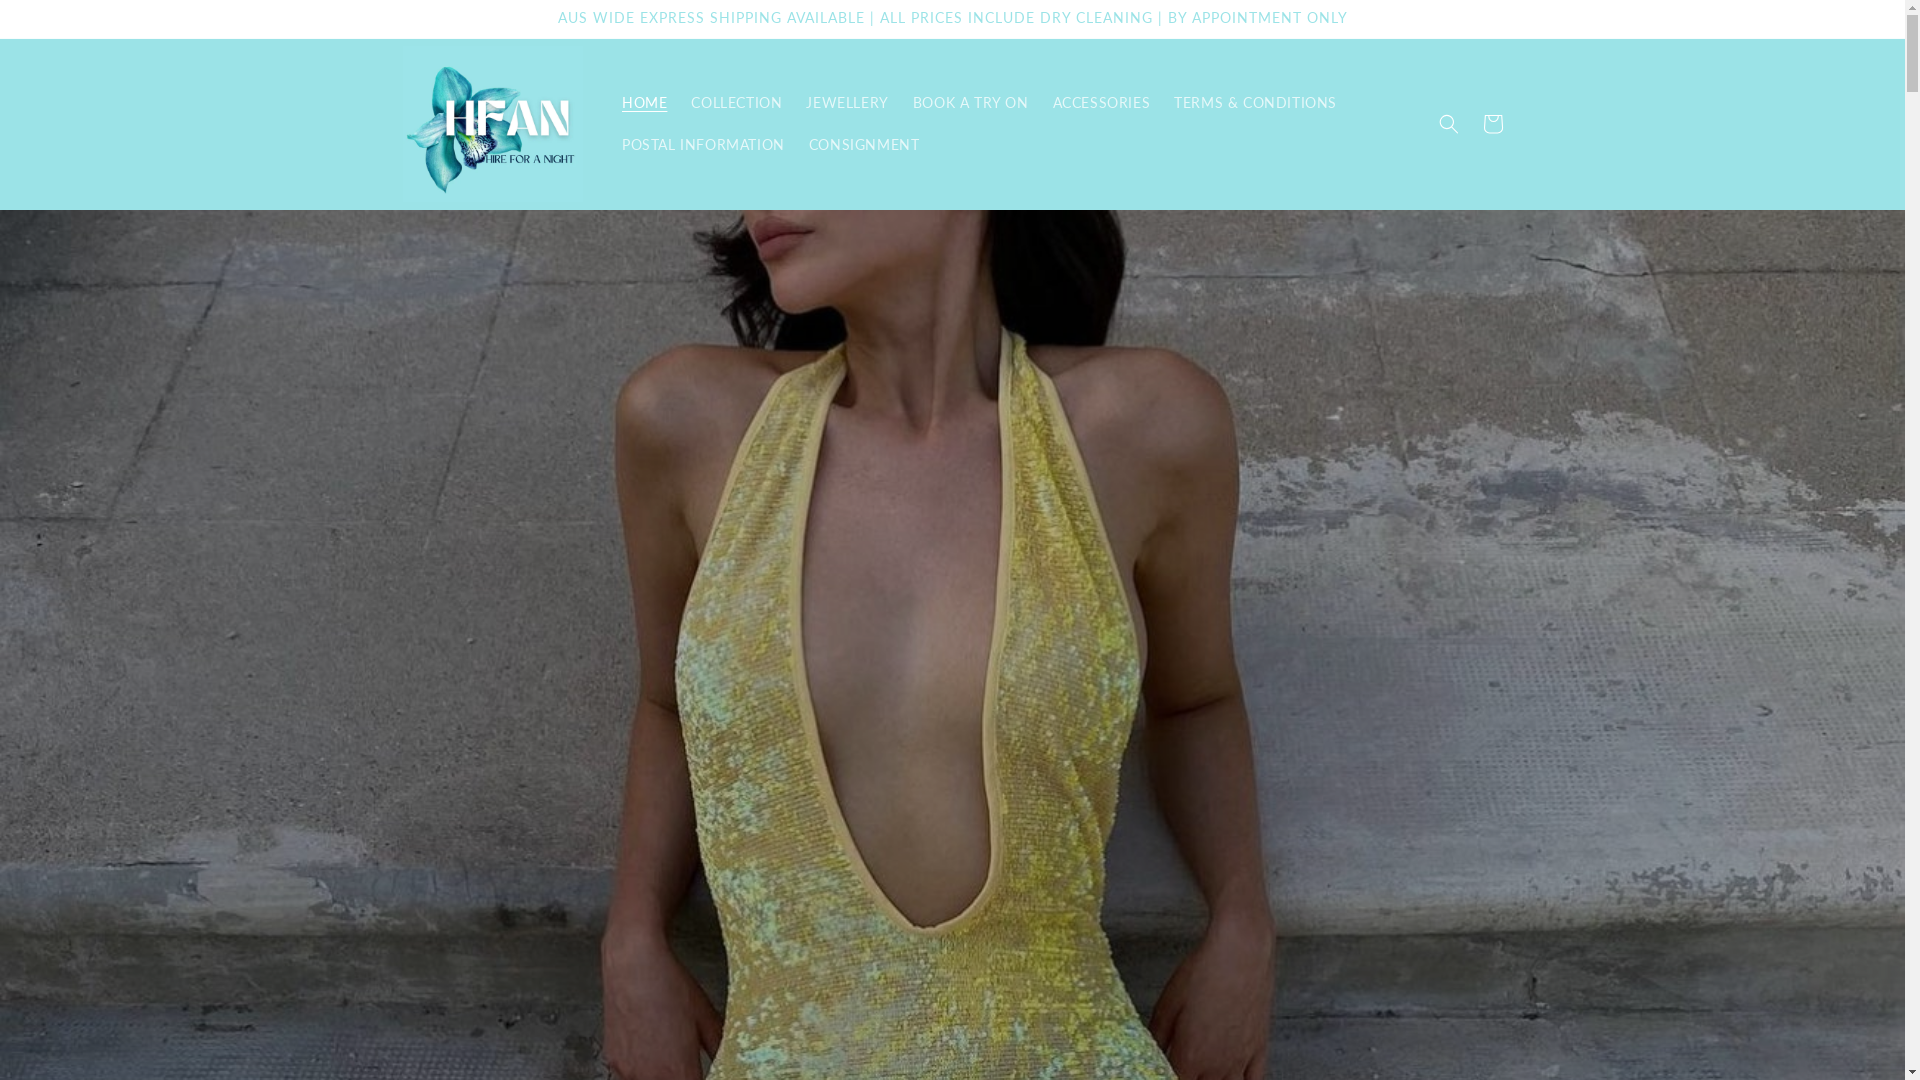  I want to click on 'HOME', so click(644, 103).